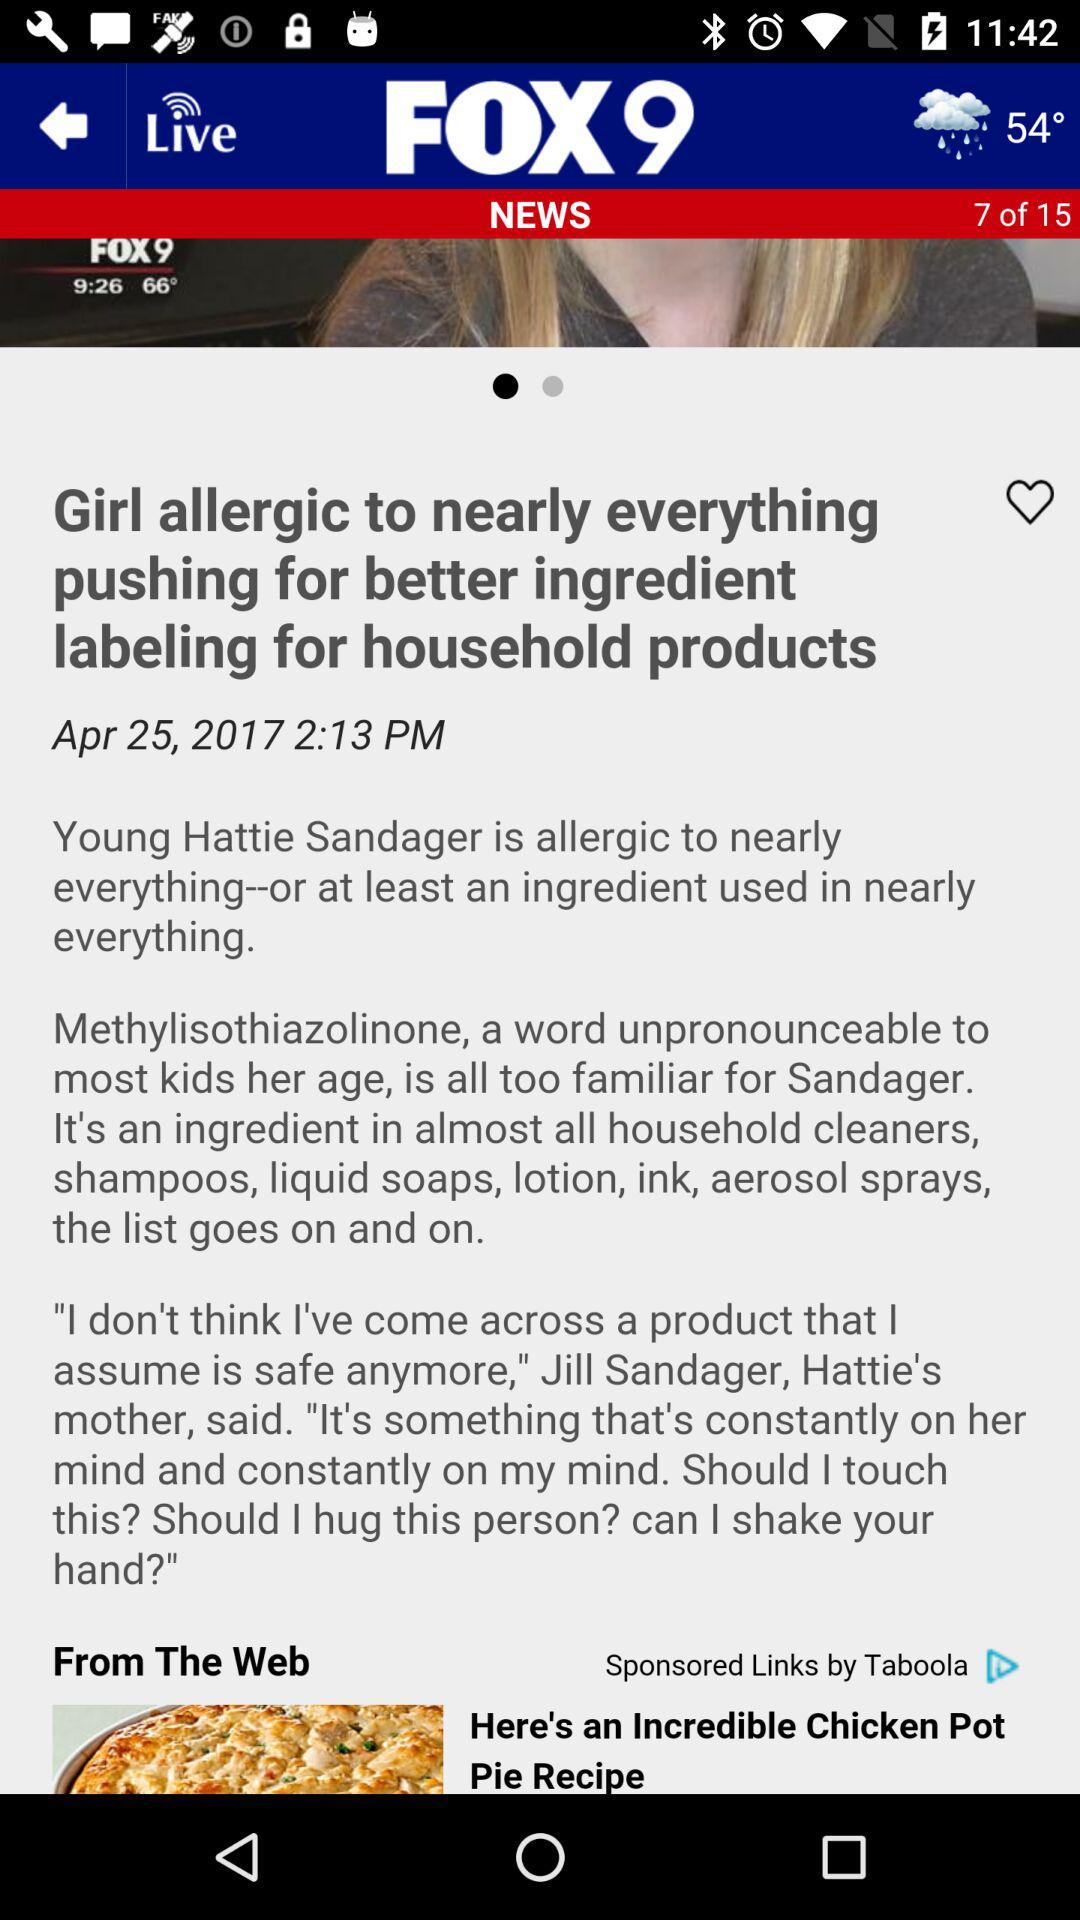 Image resolution: width=1080 pixels, height=1920 pixels. What do you see at coordinates (540, 124) in the screenshot?
I see `fox 9` at bounding box center [540, 124].